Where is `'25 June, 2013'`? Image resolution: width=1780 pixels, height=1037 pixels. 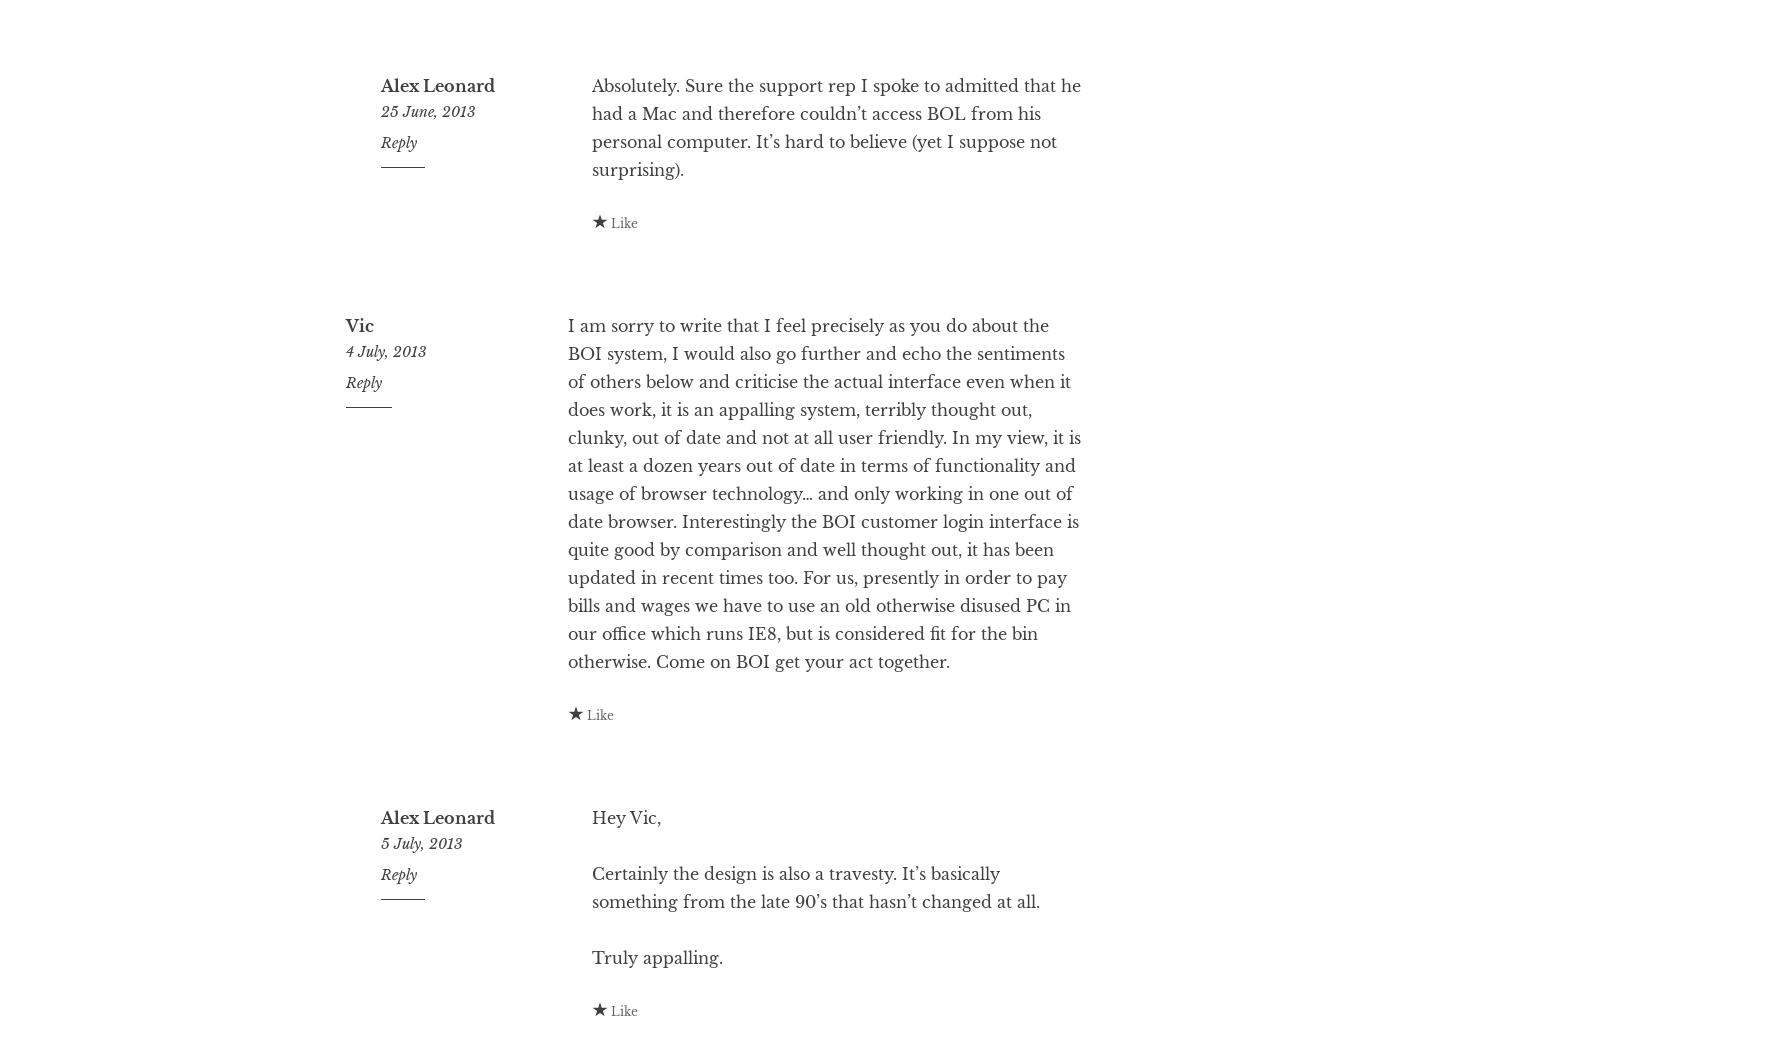 '25 June, 2013' is located at coordinates (427, 190).